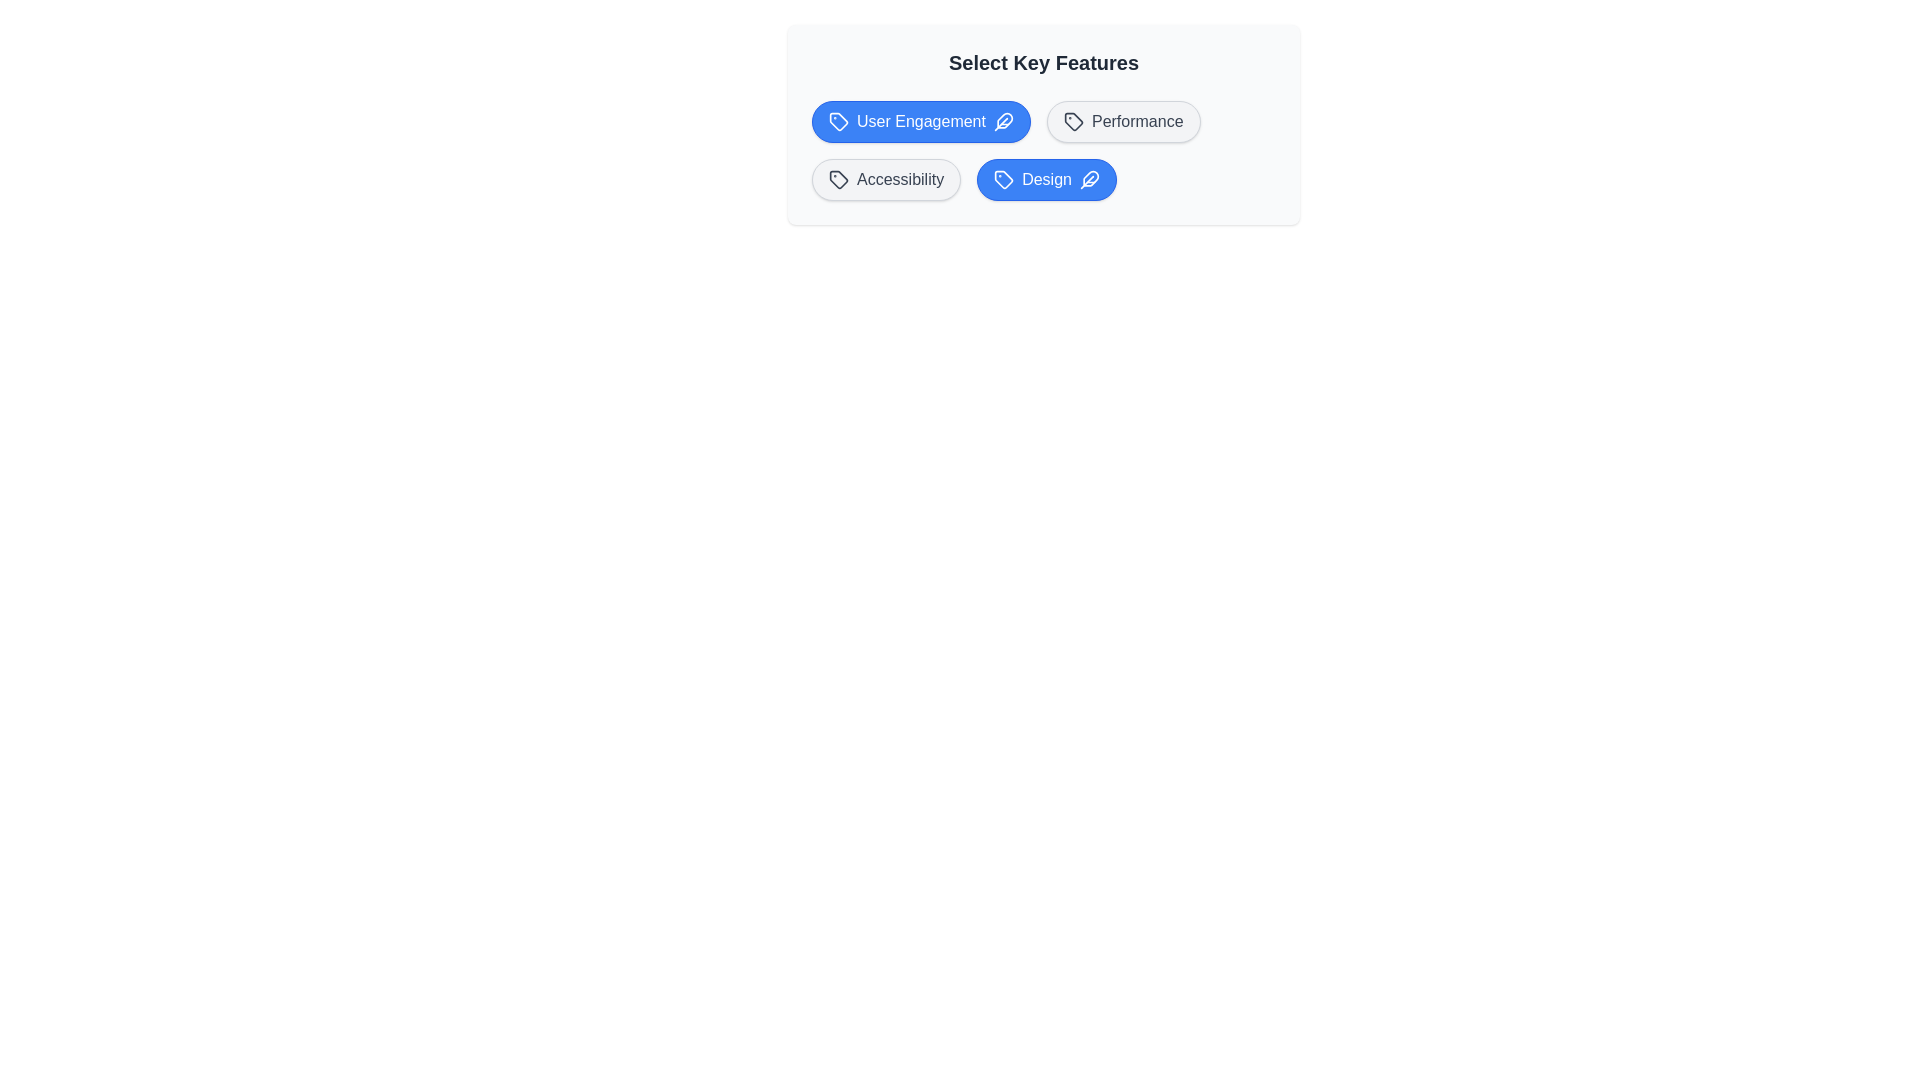 The height and width of the screenshot is (1080, 1920). Describe the element at coordinates (920, 122) in the screenshot. I see `the feature button labeled User Engagement` at that location.